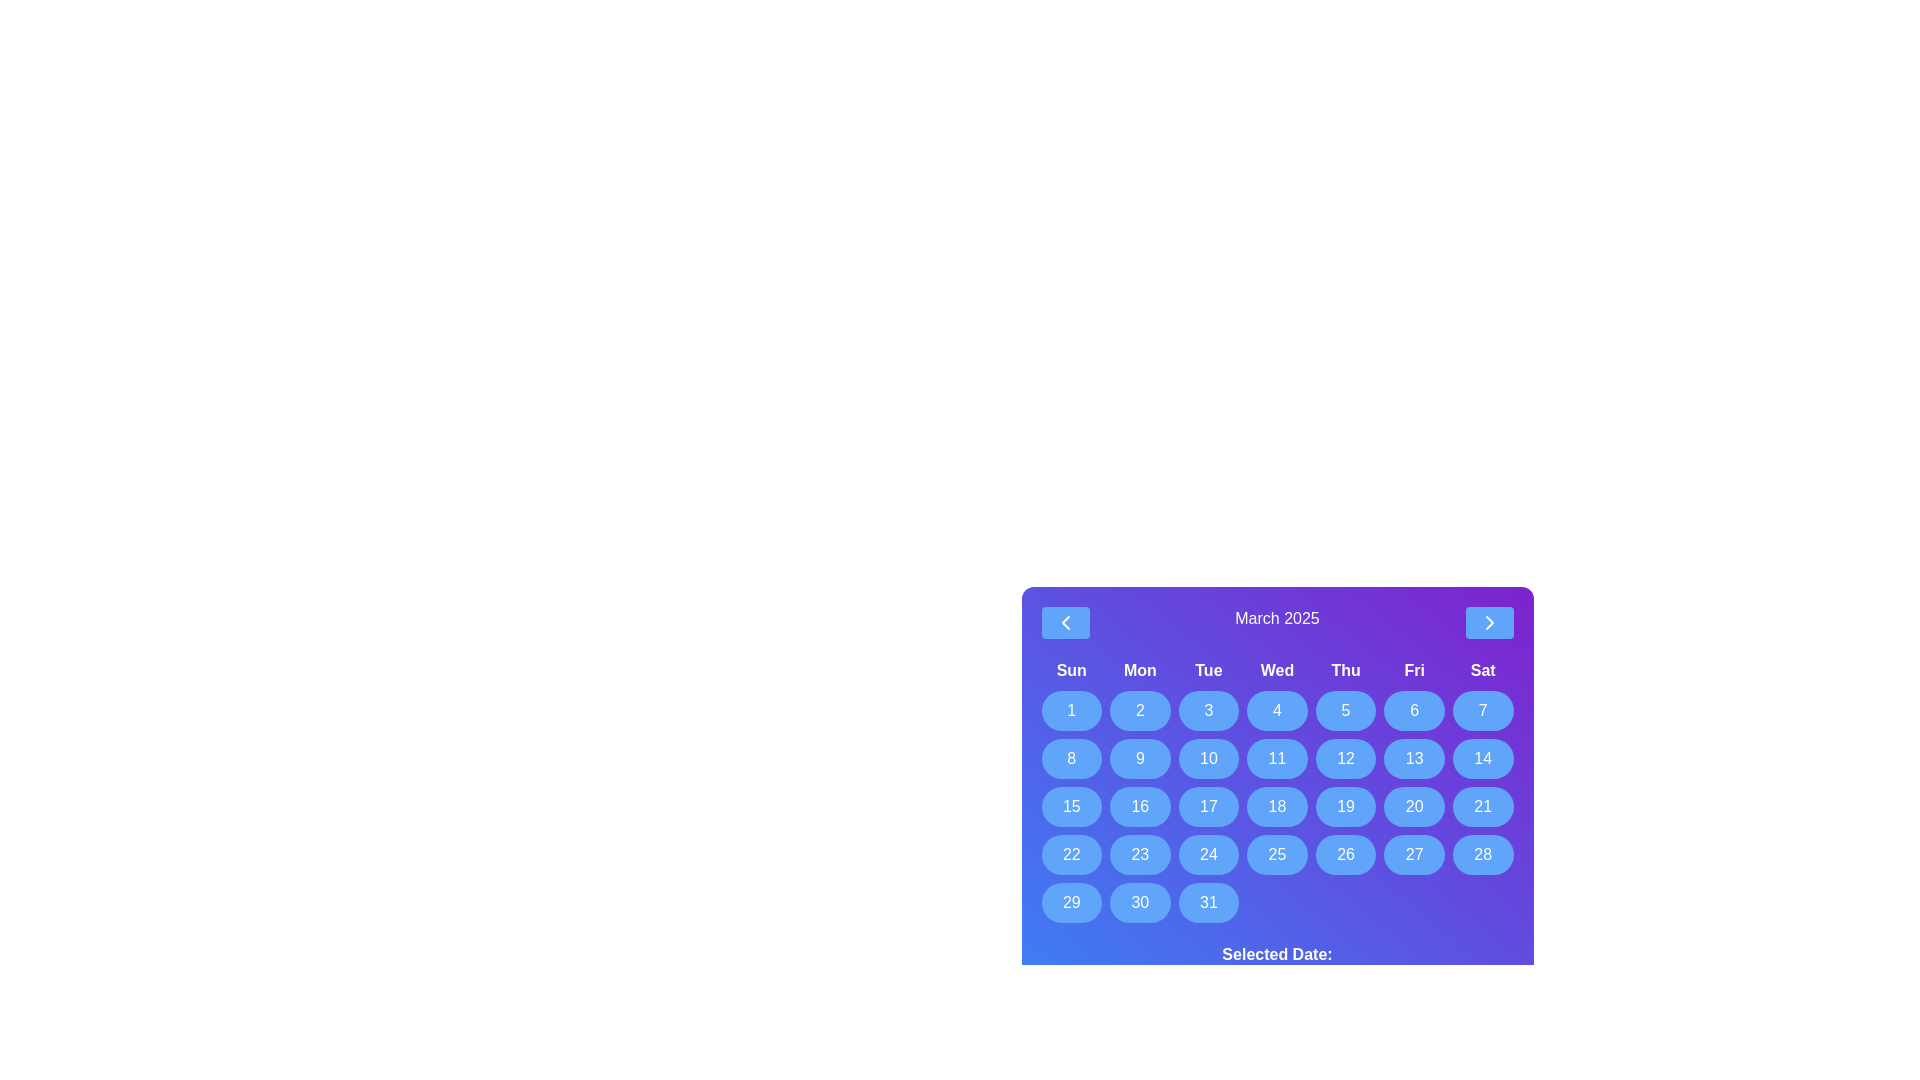 This screenshot has width=1920, height=1080. I want to click on the rounded rectangle button with a blue background displaying the number '20' located in the sixth column under the 'Fri' header to change its background color, so click(1413, 805).